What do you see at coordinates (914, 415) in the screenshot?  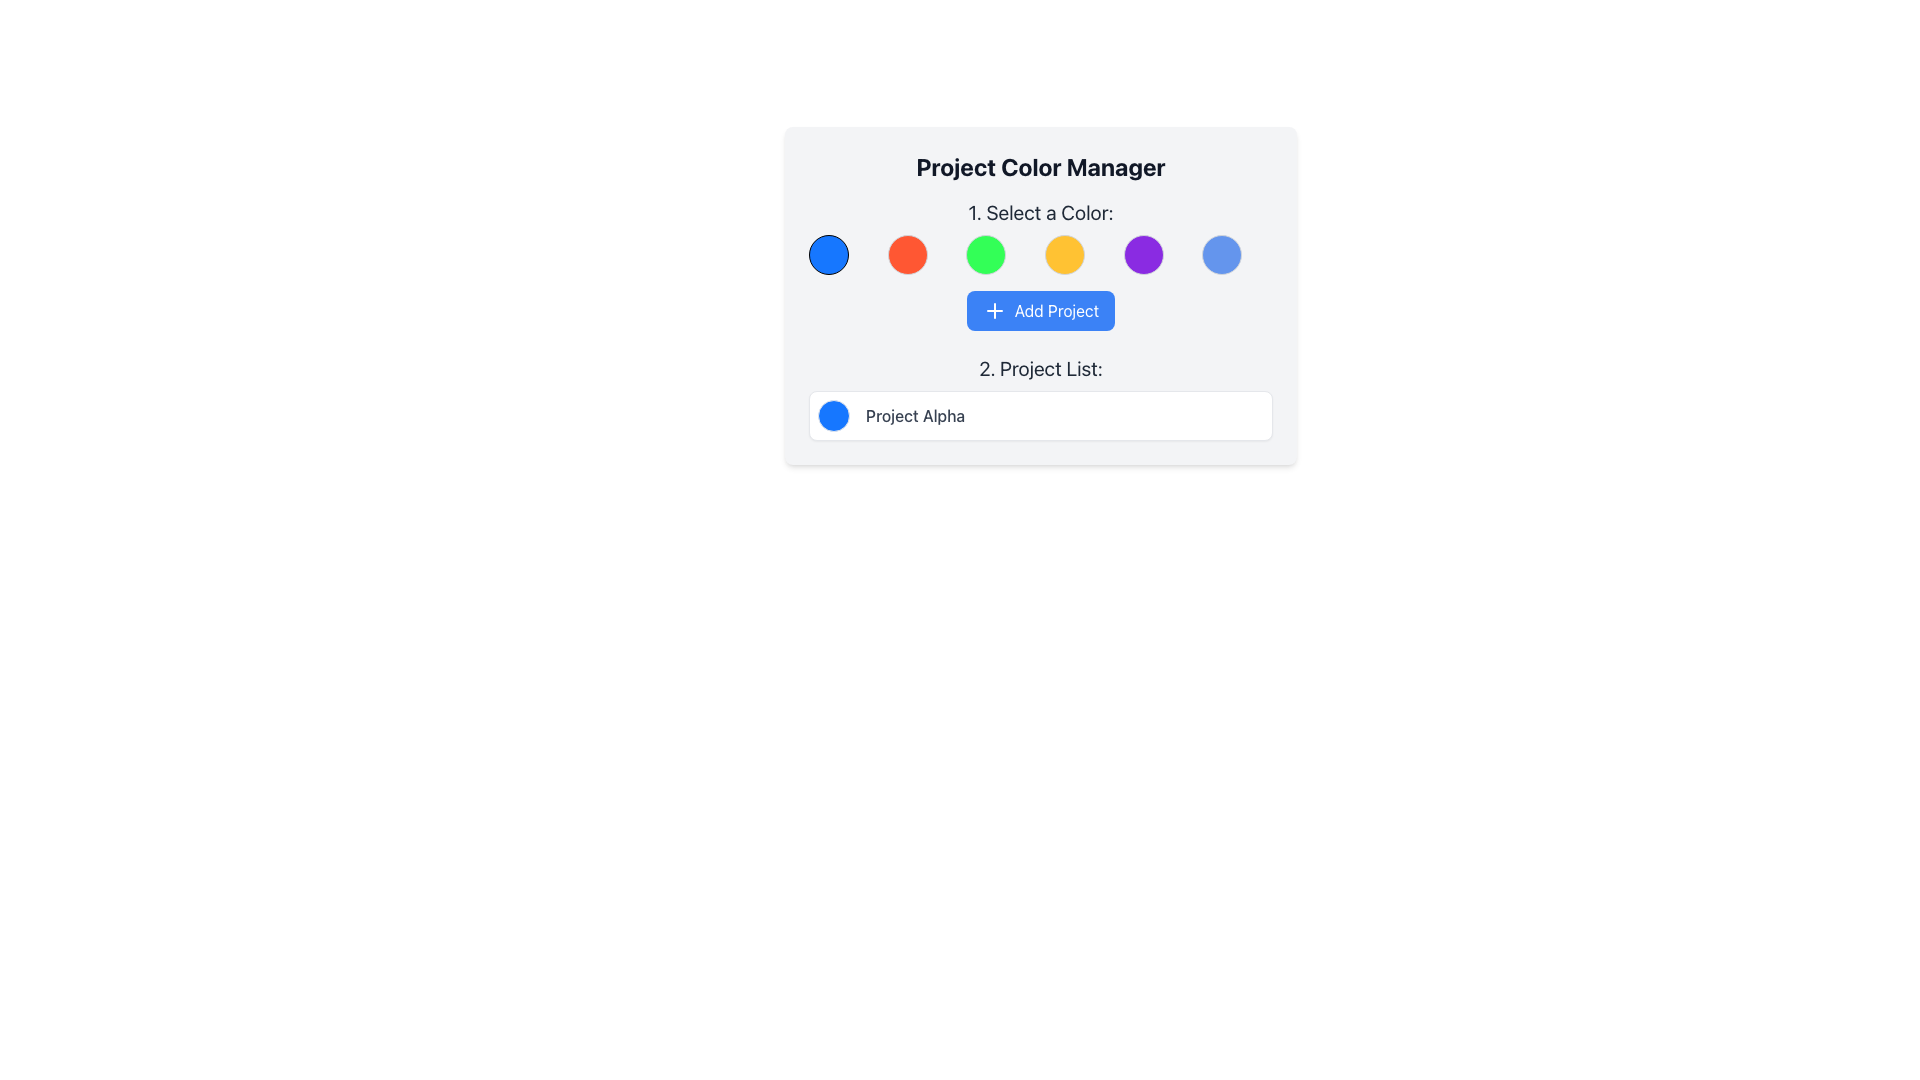 I see `the text label that identifies a project within the project list, located to the right of a blue circular icon` at bounding box center [914, 415].